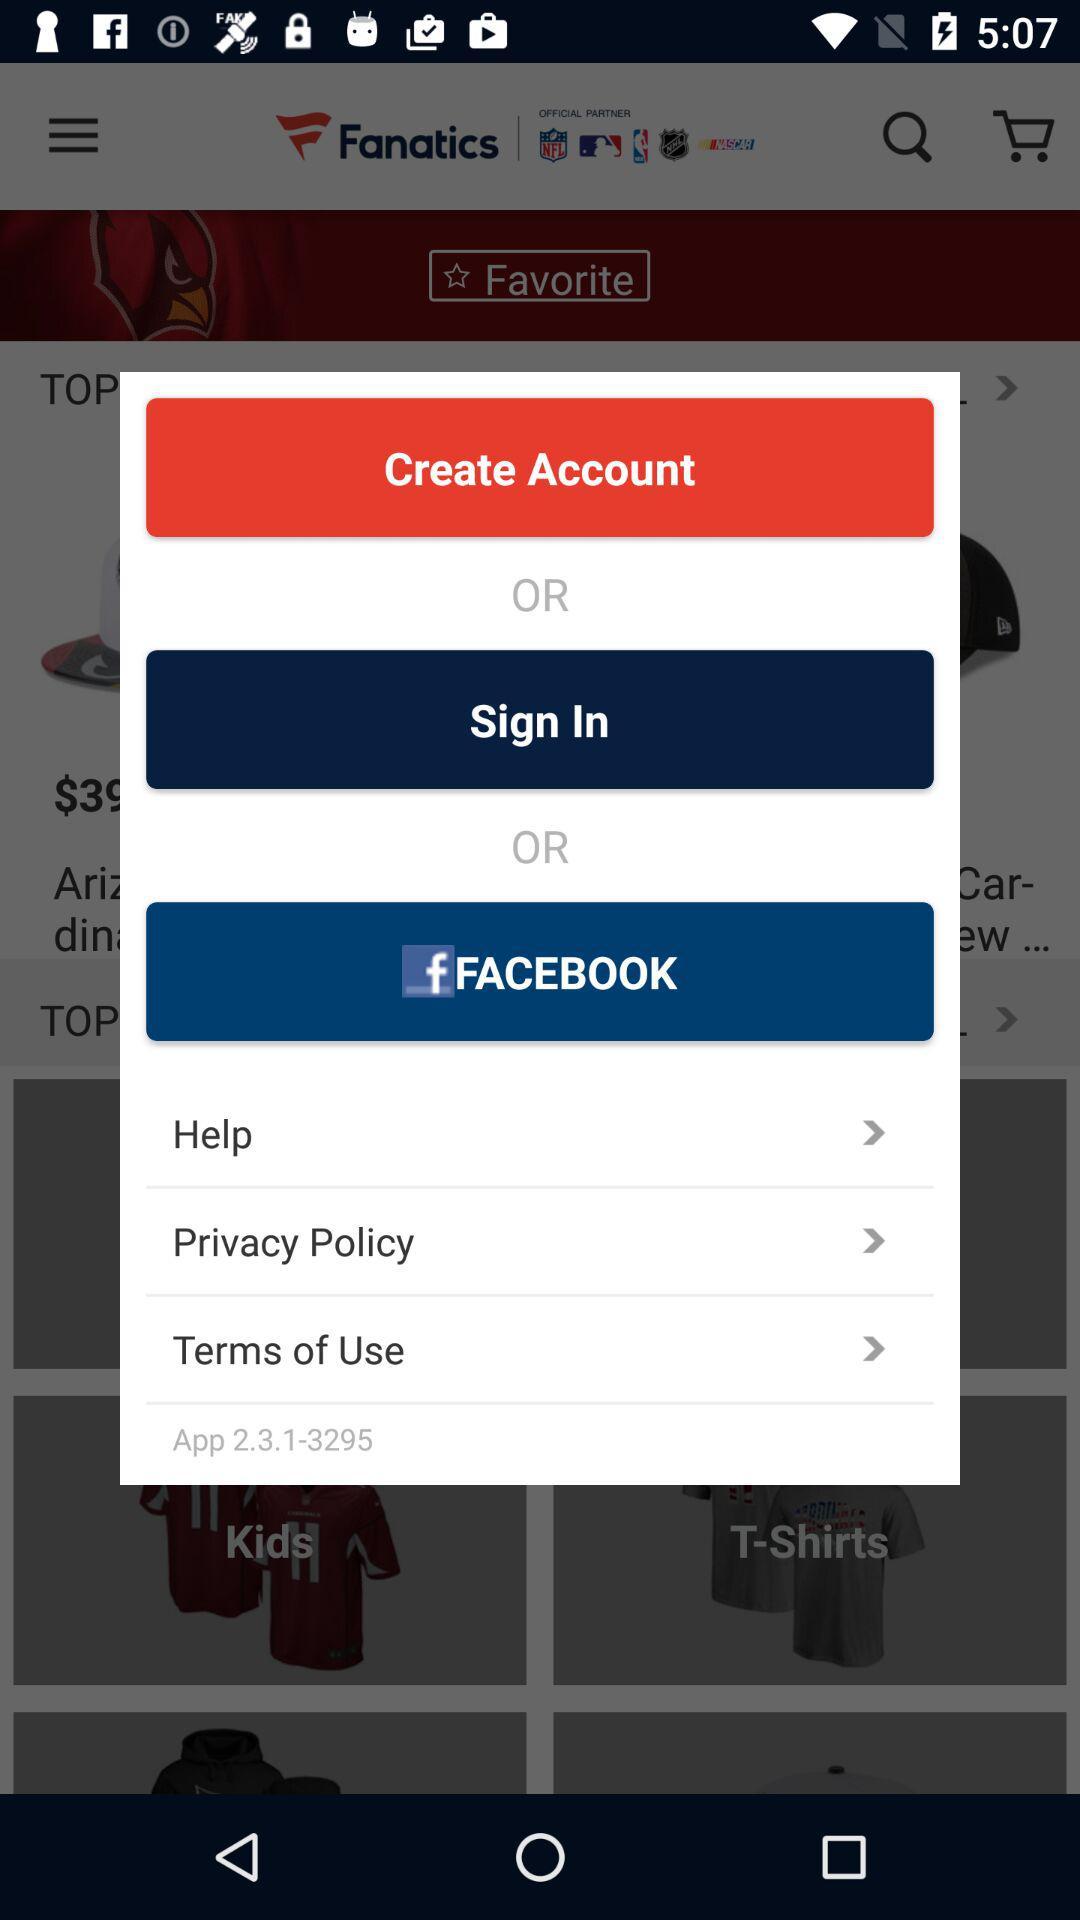 The width and height of the screenshot is (1080, 1920). What do you see at coordinates (553, 1437) in the screenshot?
I see `the app 2 3 icon` at bounding box center [553, 1437].